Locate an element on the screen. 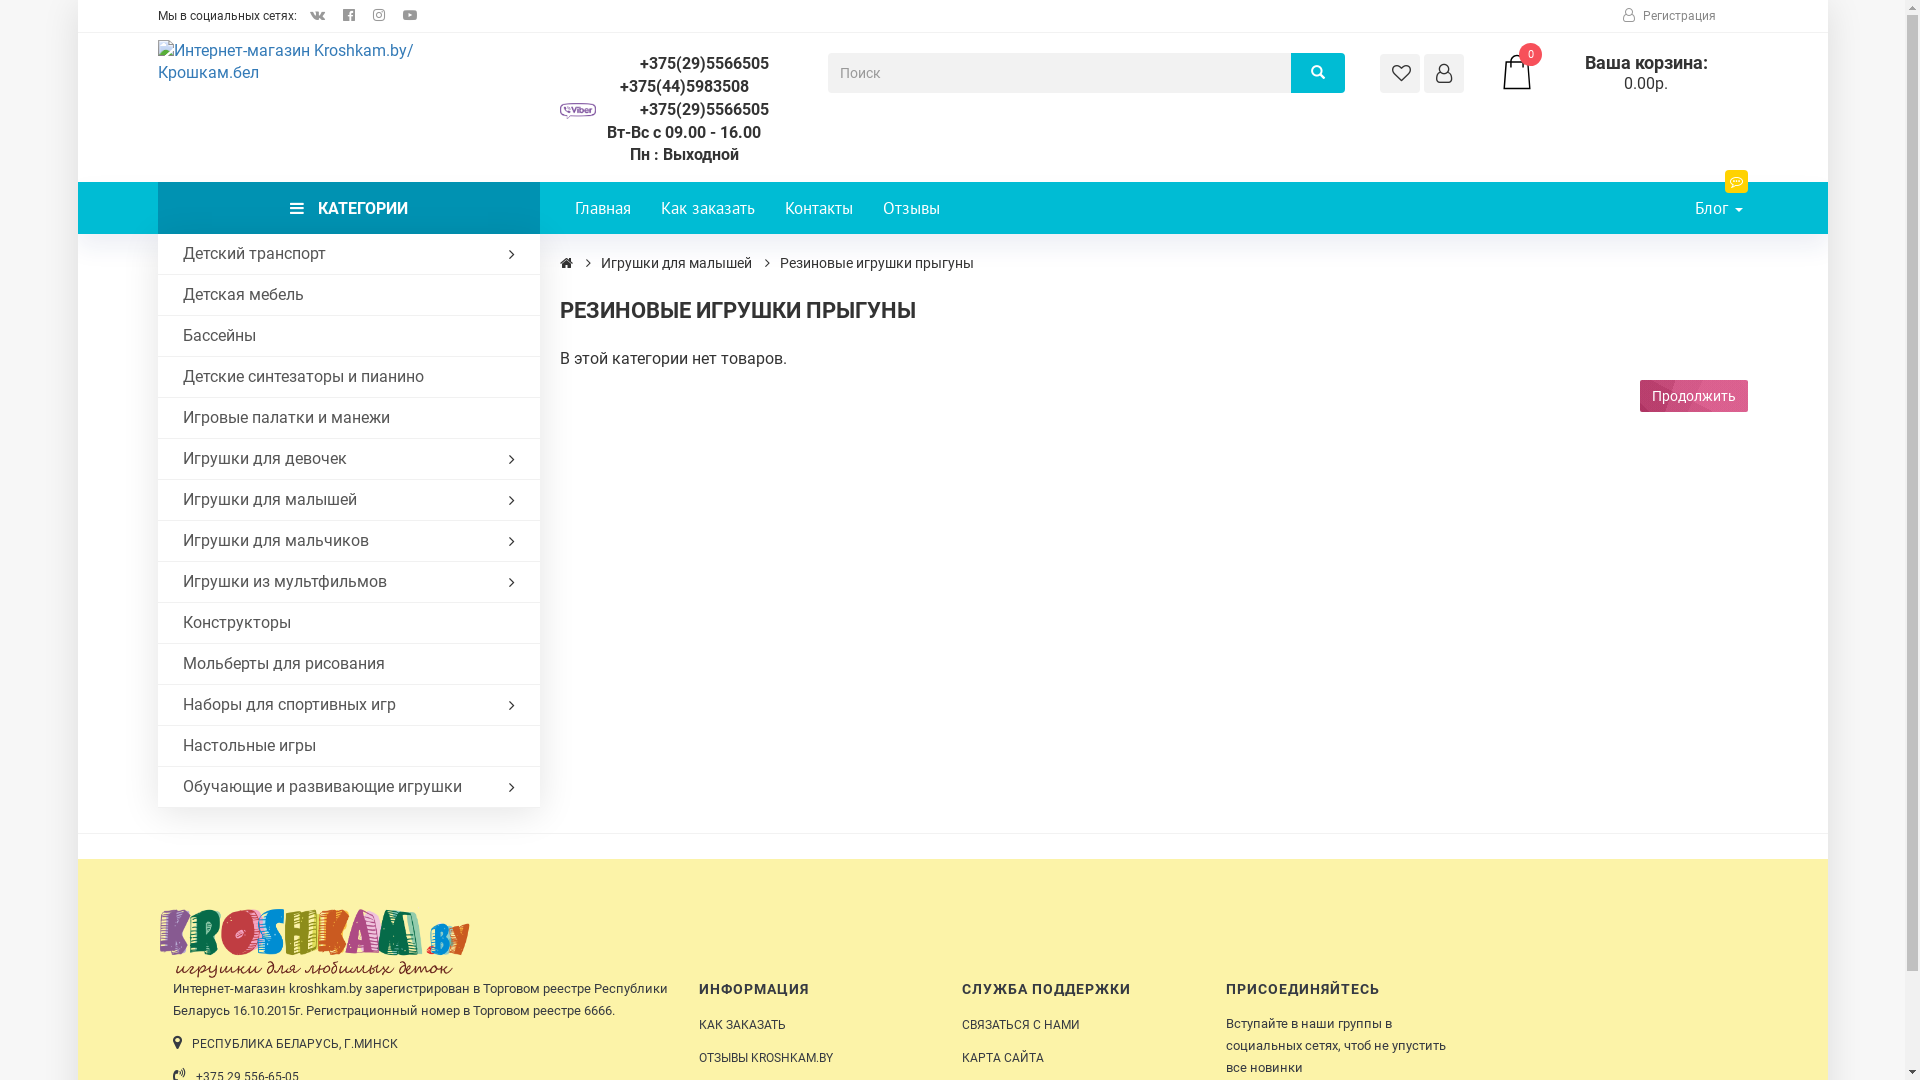 The image size is (1920, 1080). '+375(44)5983508' is located at coordinates (560, 86).